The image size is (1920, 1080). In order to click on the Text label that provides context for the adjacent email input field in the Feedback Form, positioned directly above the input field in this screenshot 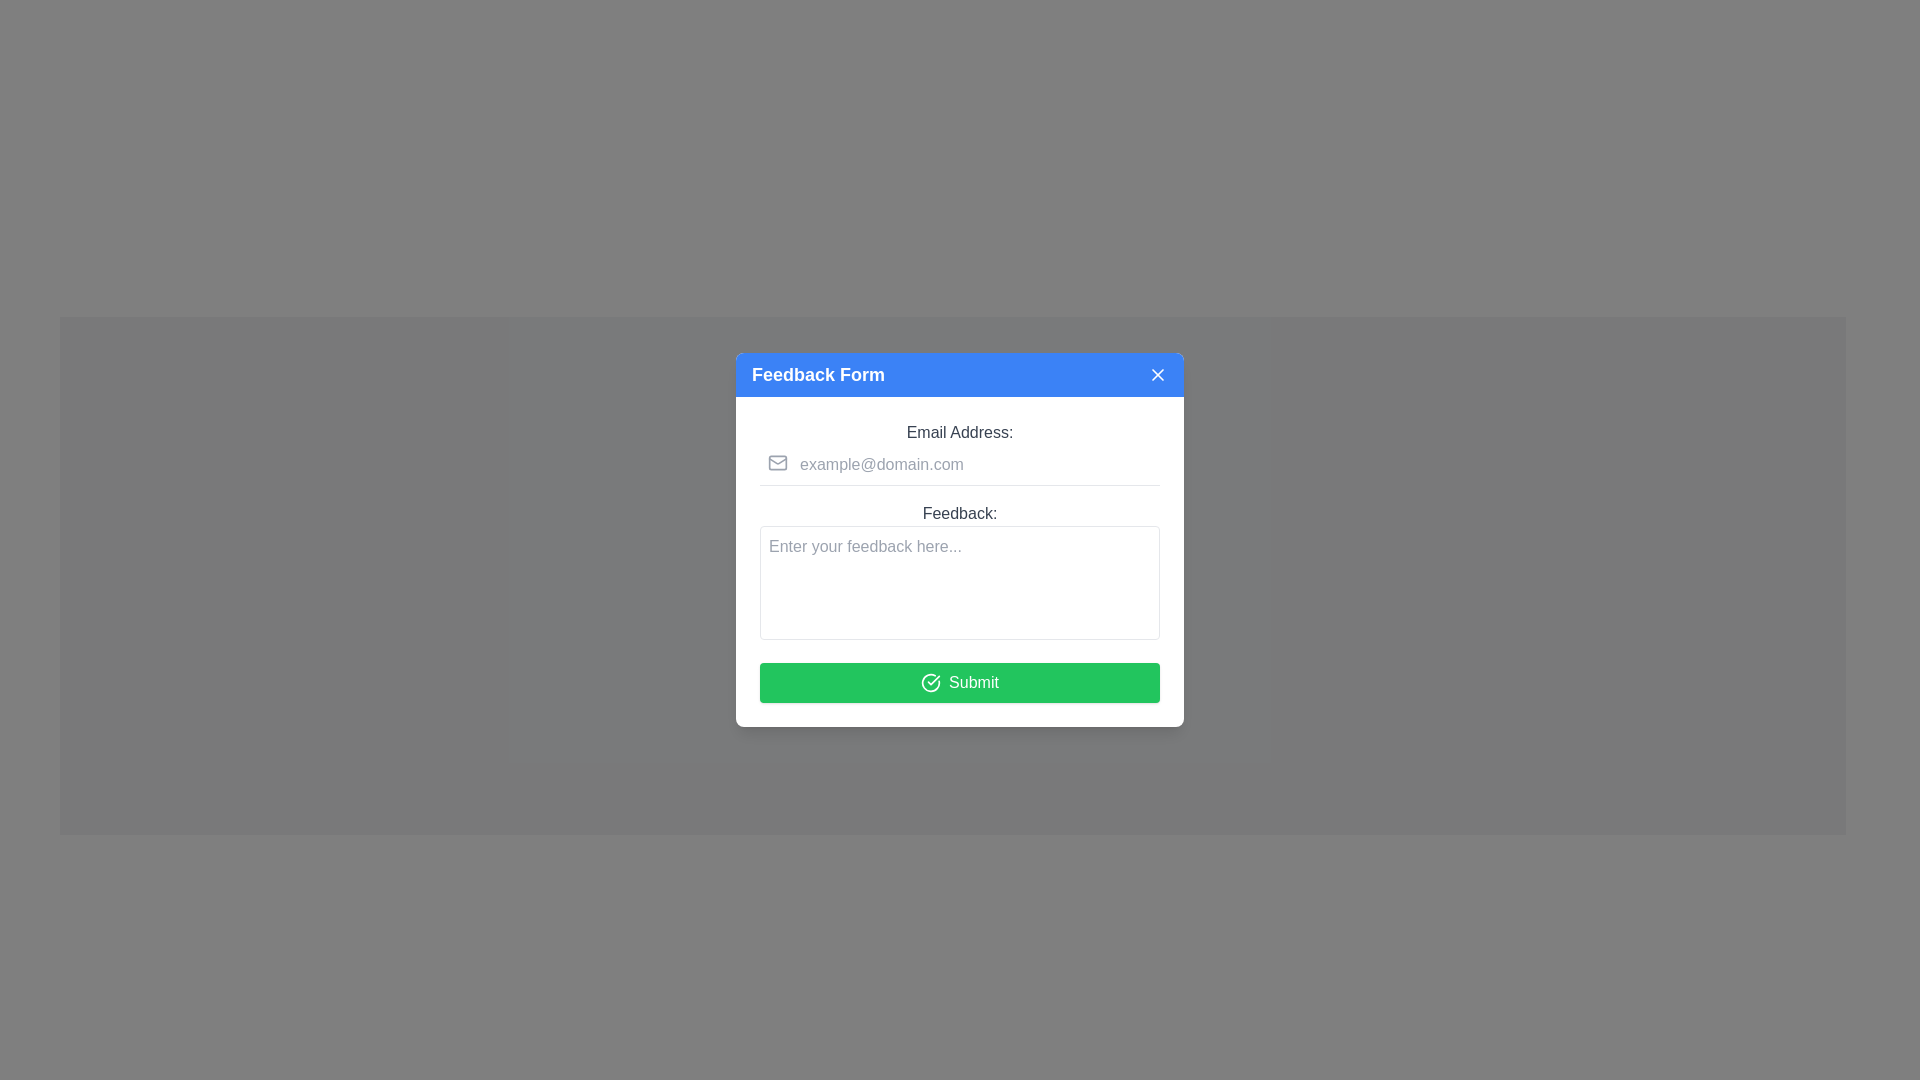, I will do `click(960, 431)`.